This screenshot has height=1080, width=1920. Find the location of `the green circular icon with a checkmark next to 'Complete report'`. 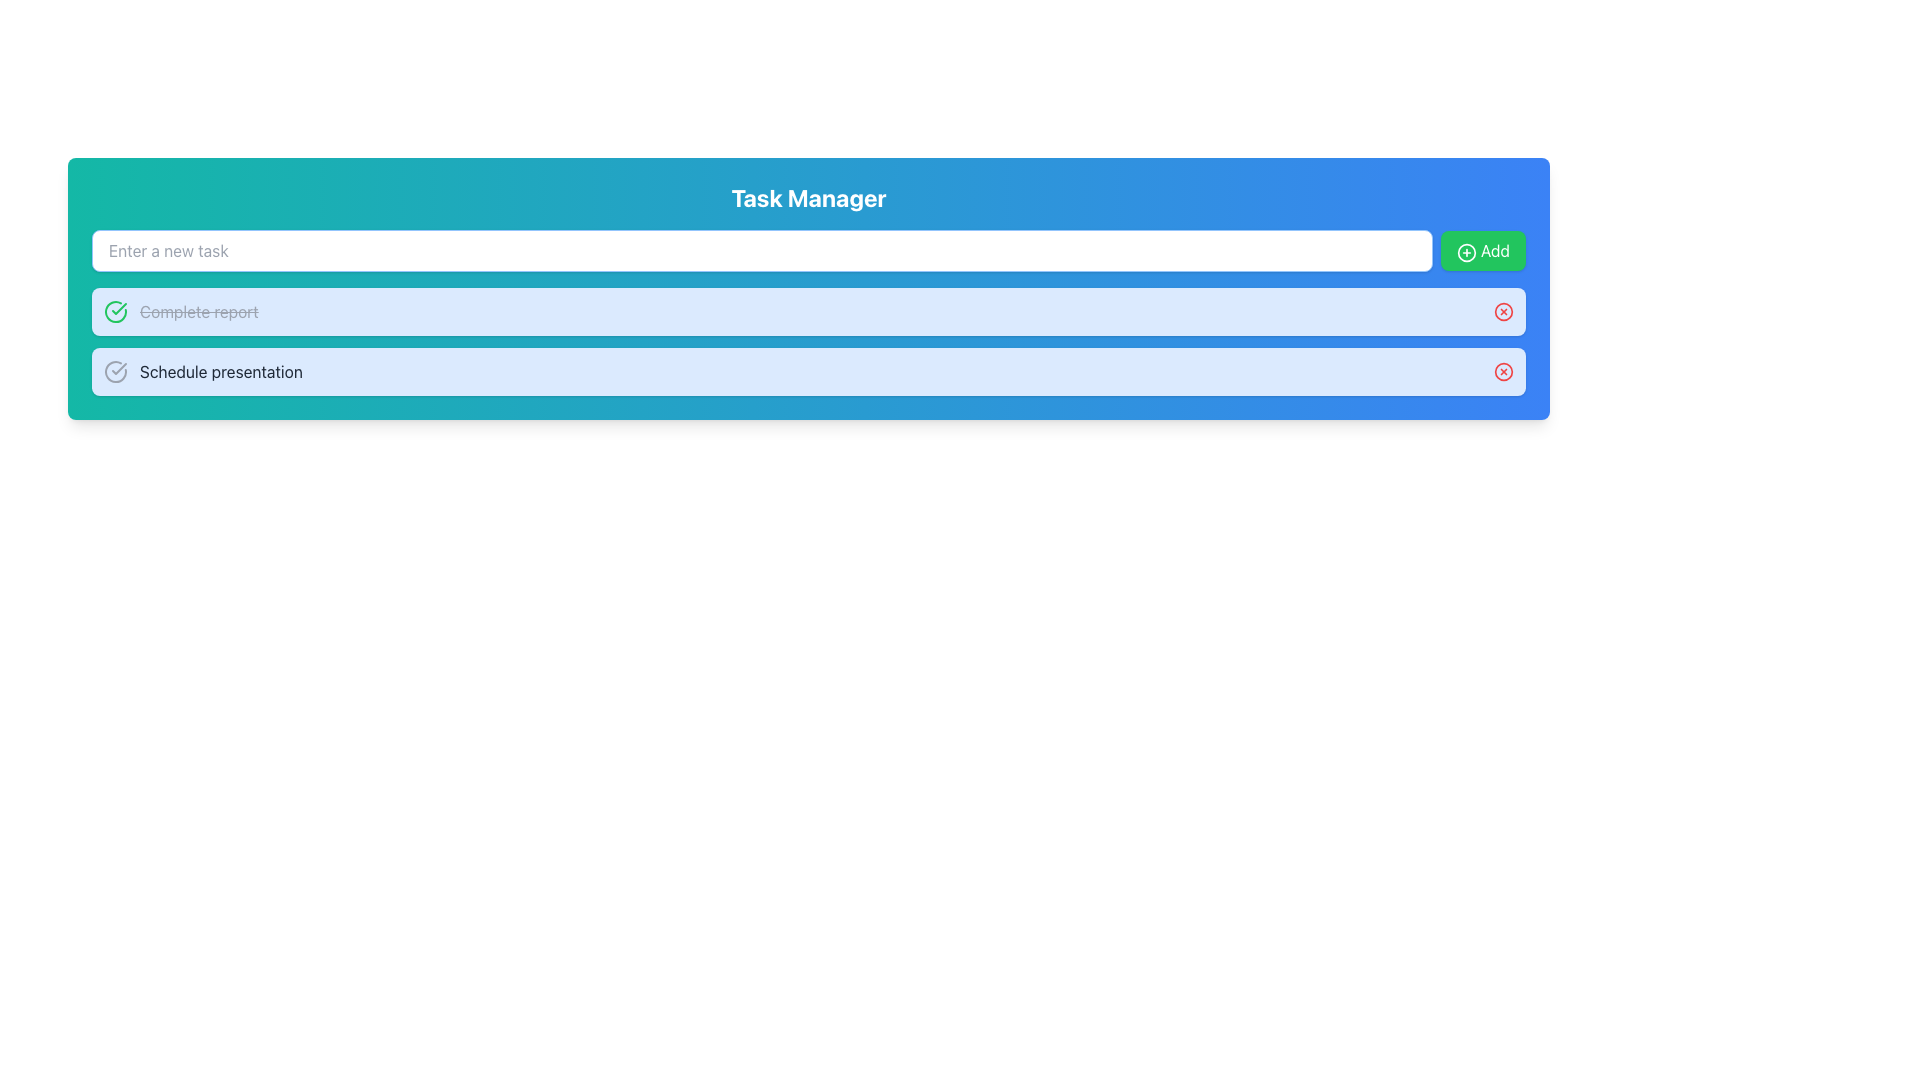

the green circular icon with a checkmark next to 'Complete report' is located at coordinates (114, 312).